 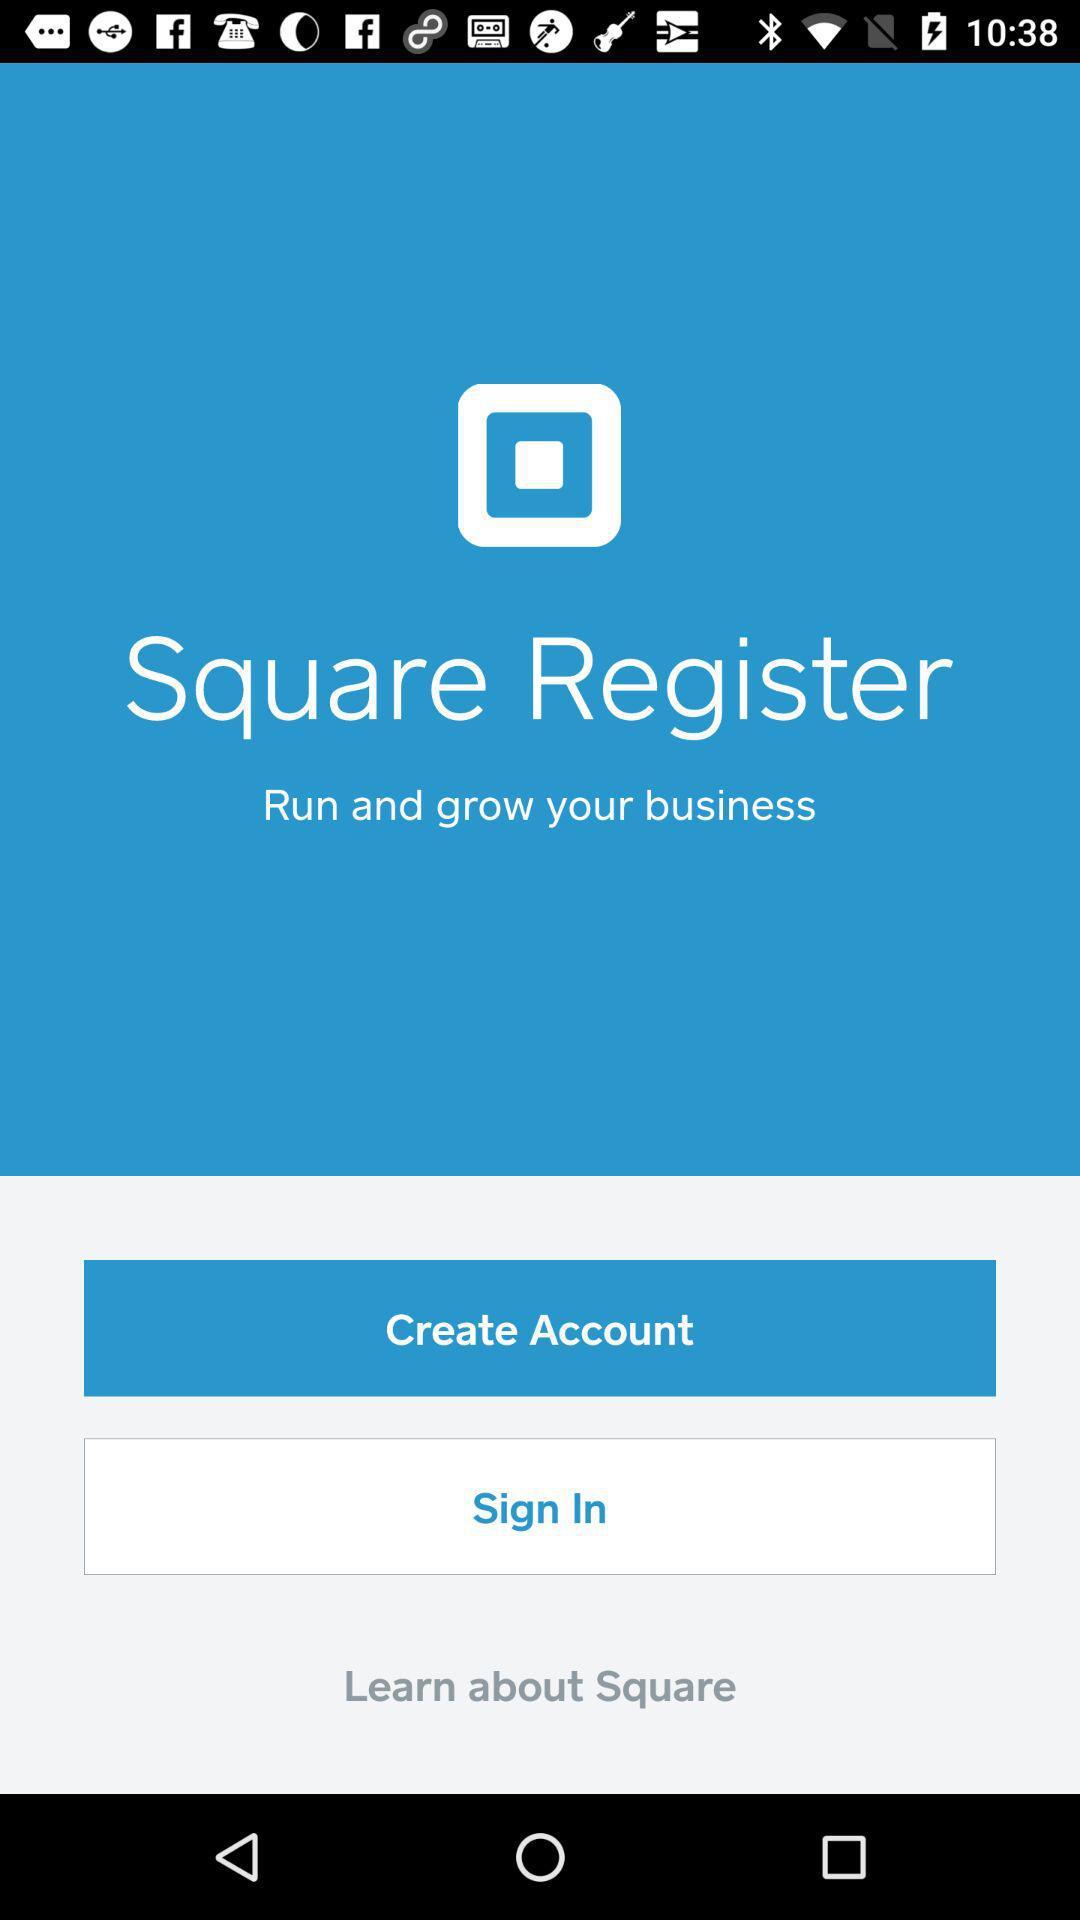 I want to click on the item below create account icon, so click(x=540, y=1506).